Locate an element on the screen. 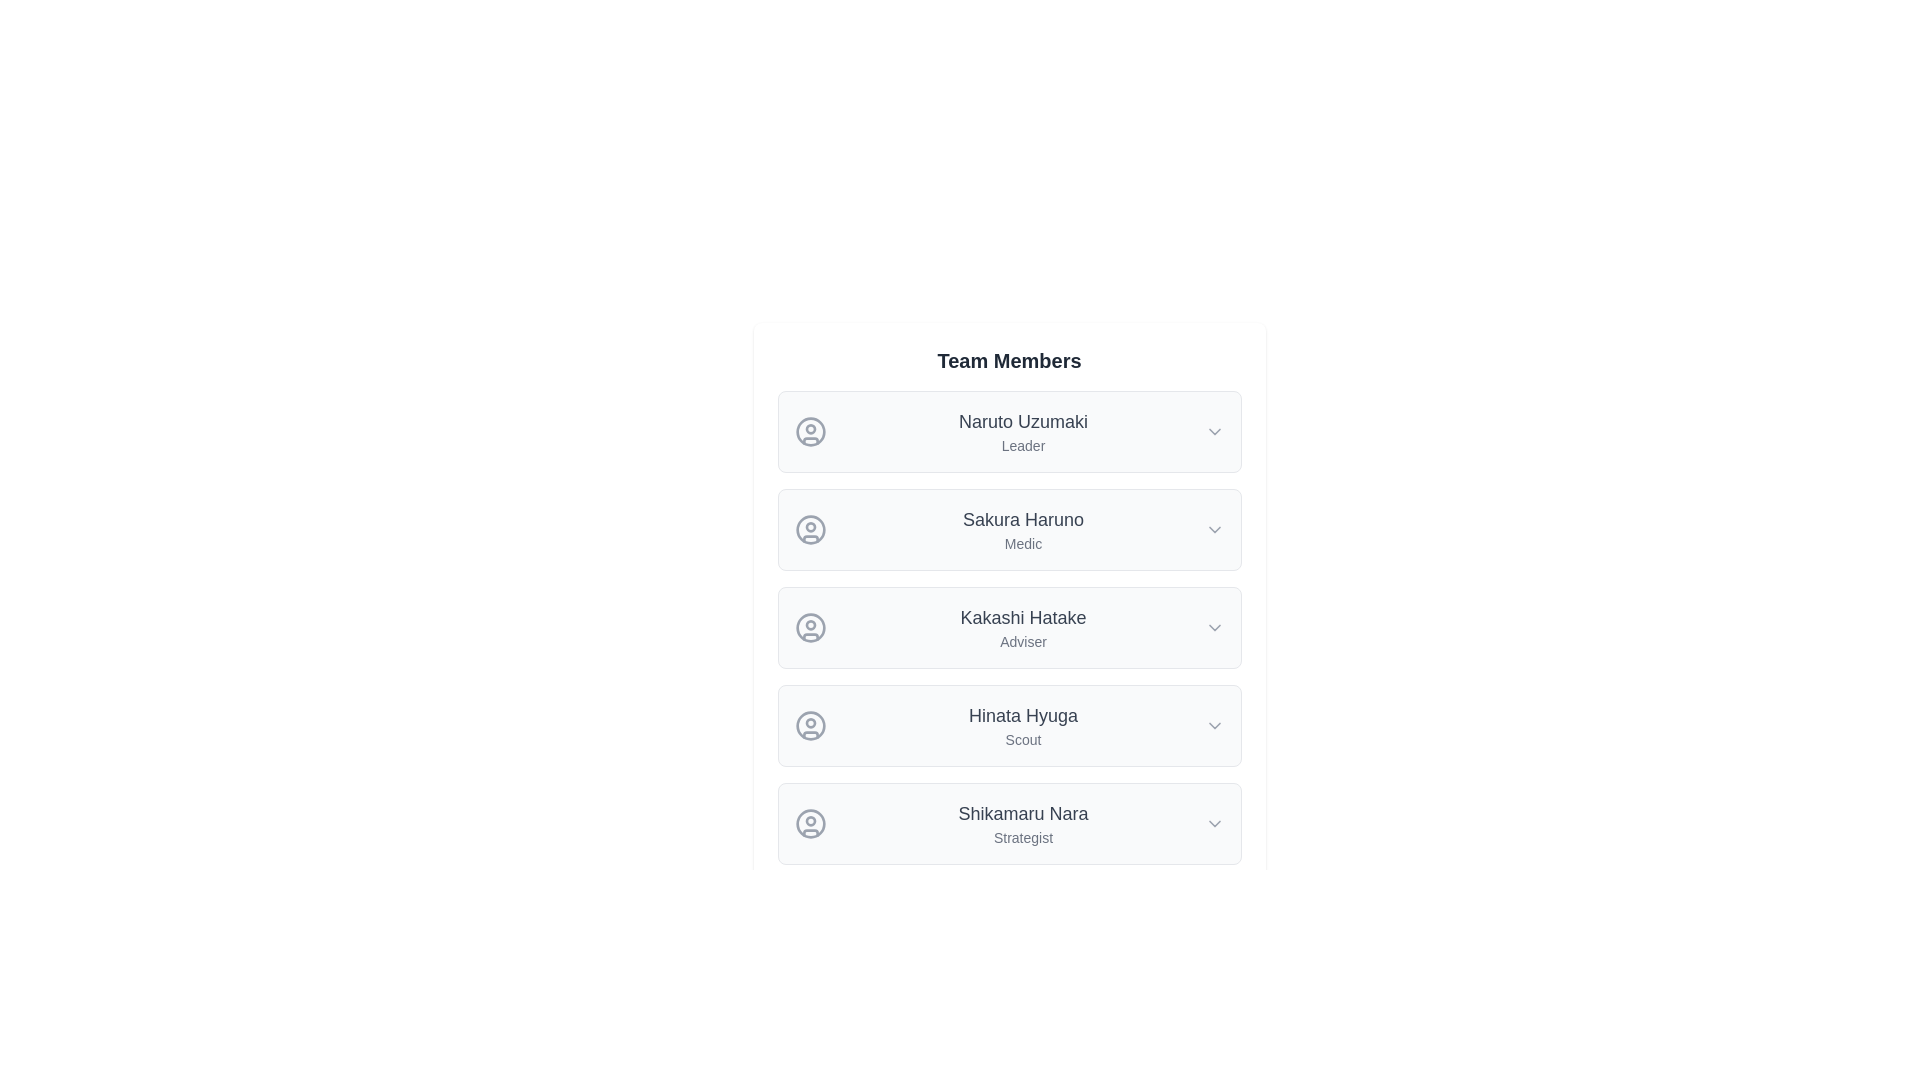  the decorative SVG circle representing the face of the user icon for 'Shikamaru Nara' in the 'Team Members' list, which is the fifth entry in the vertical stack is located at coordinates (810, 824).